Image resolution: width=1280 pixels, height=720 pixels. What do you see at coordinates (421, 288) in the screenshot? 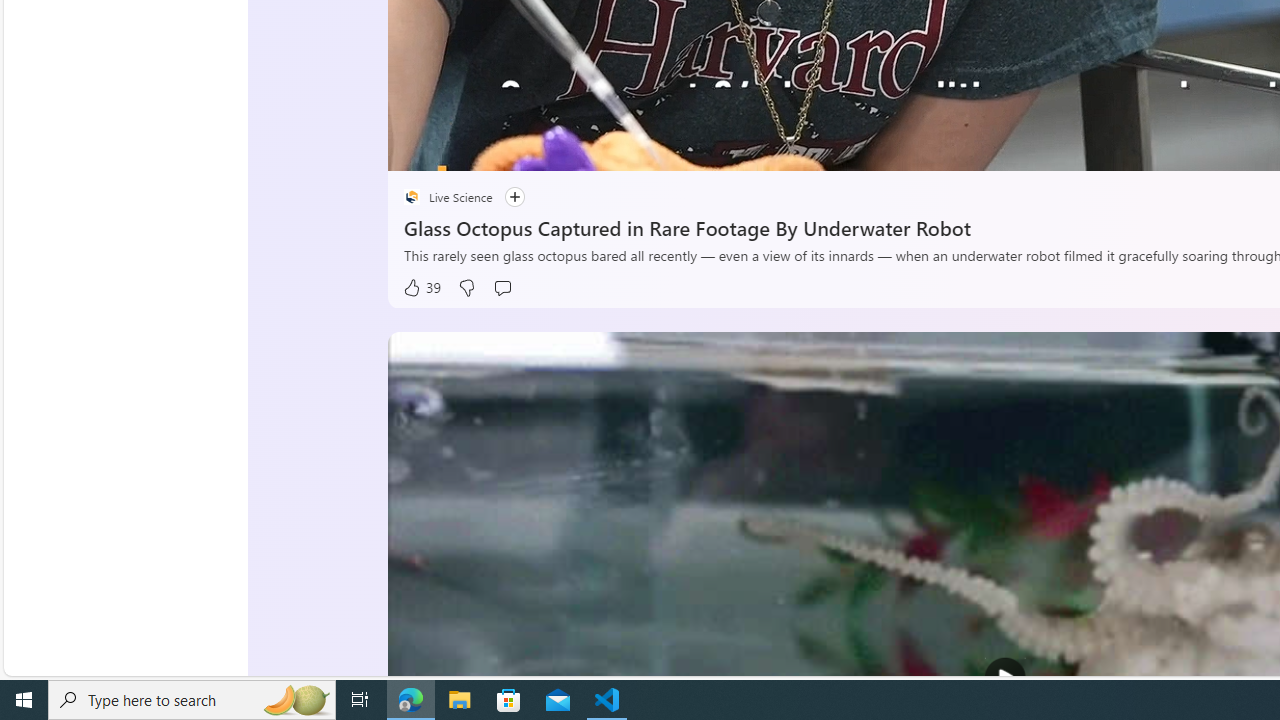
I see `'39 Like'` at bounding box center [421, 288].